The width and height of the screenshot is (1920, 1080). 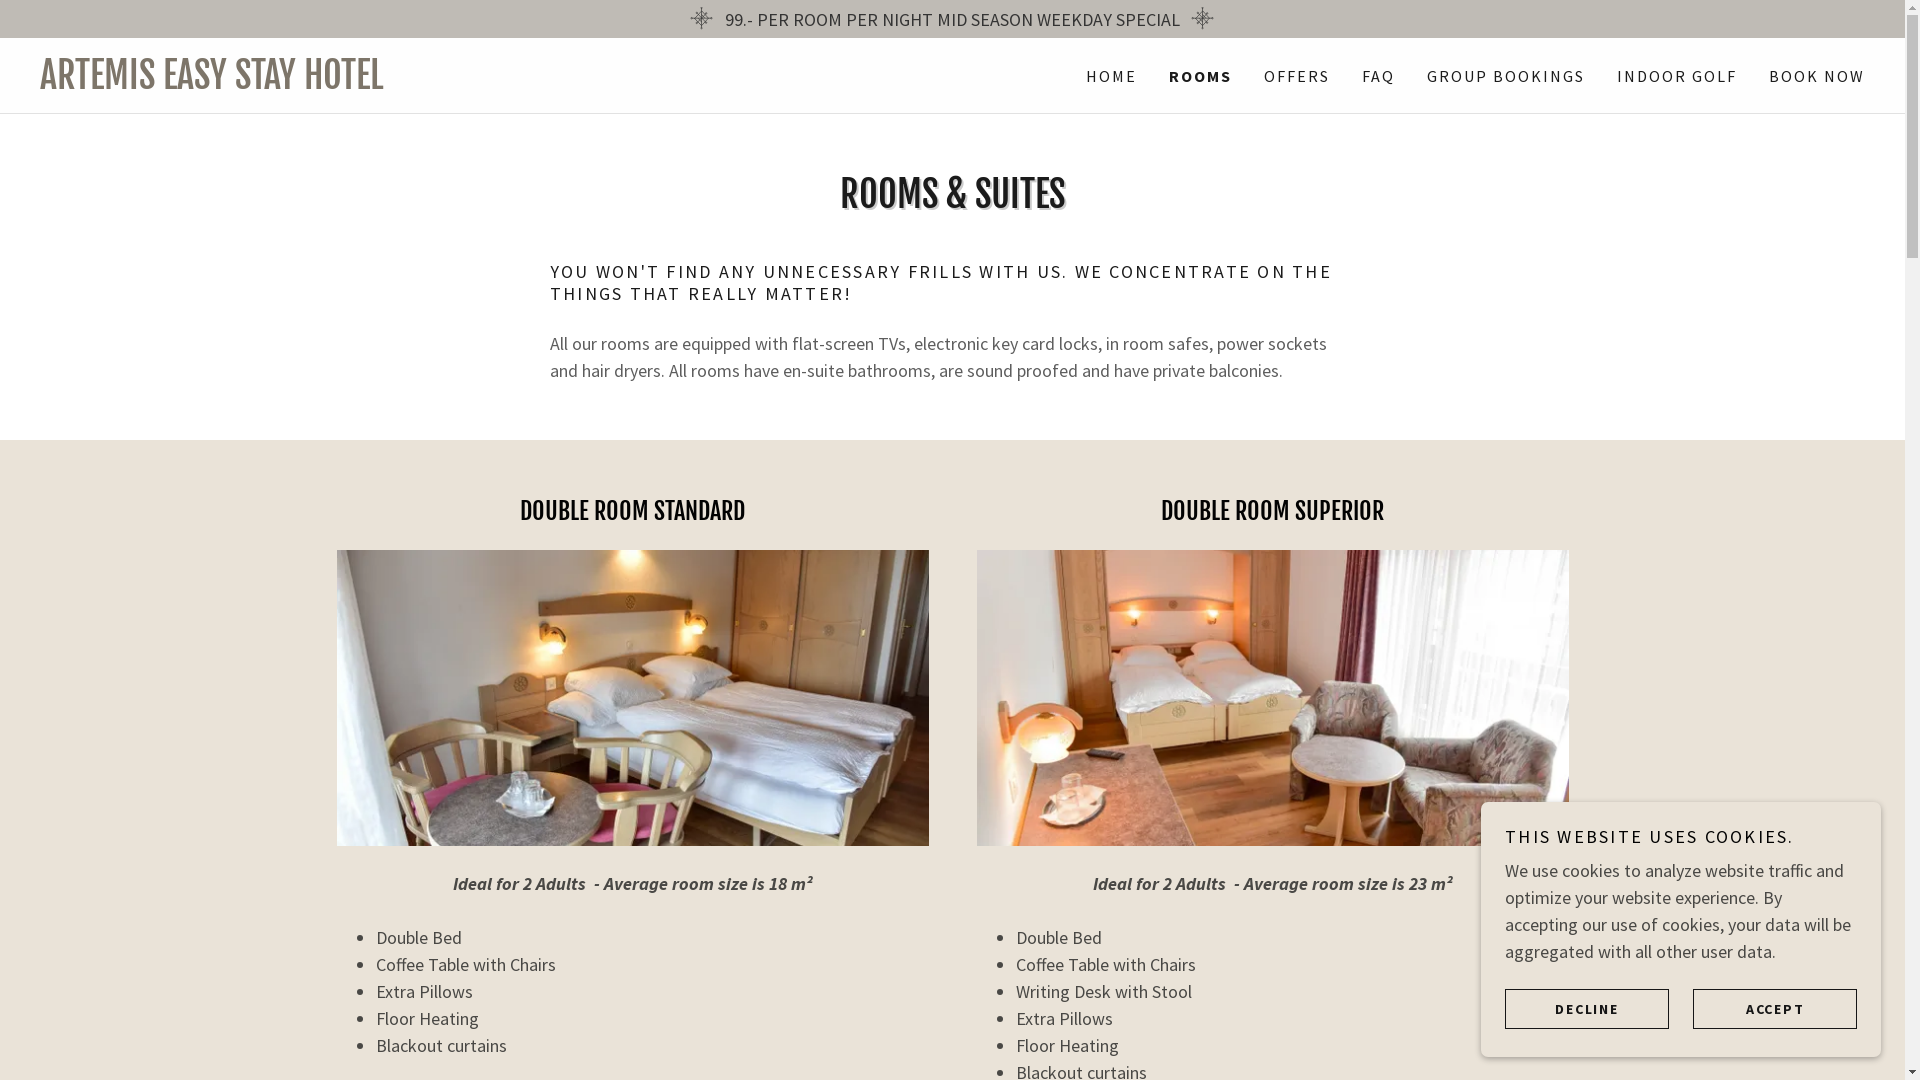 I want to click on 'INDOOR GOLF', so click(x=1676, y=75).